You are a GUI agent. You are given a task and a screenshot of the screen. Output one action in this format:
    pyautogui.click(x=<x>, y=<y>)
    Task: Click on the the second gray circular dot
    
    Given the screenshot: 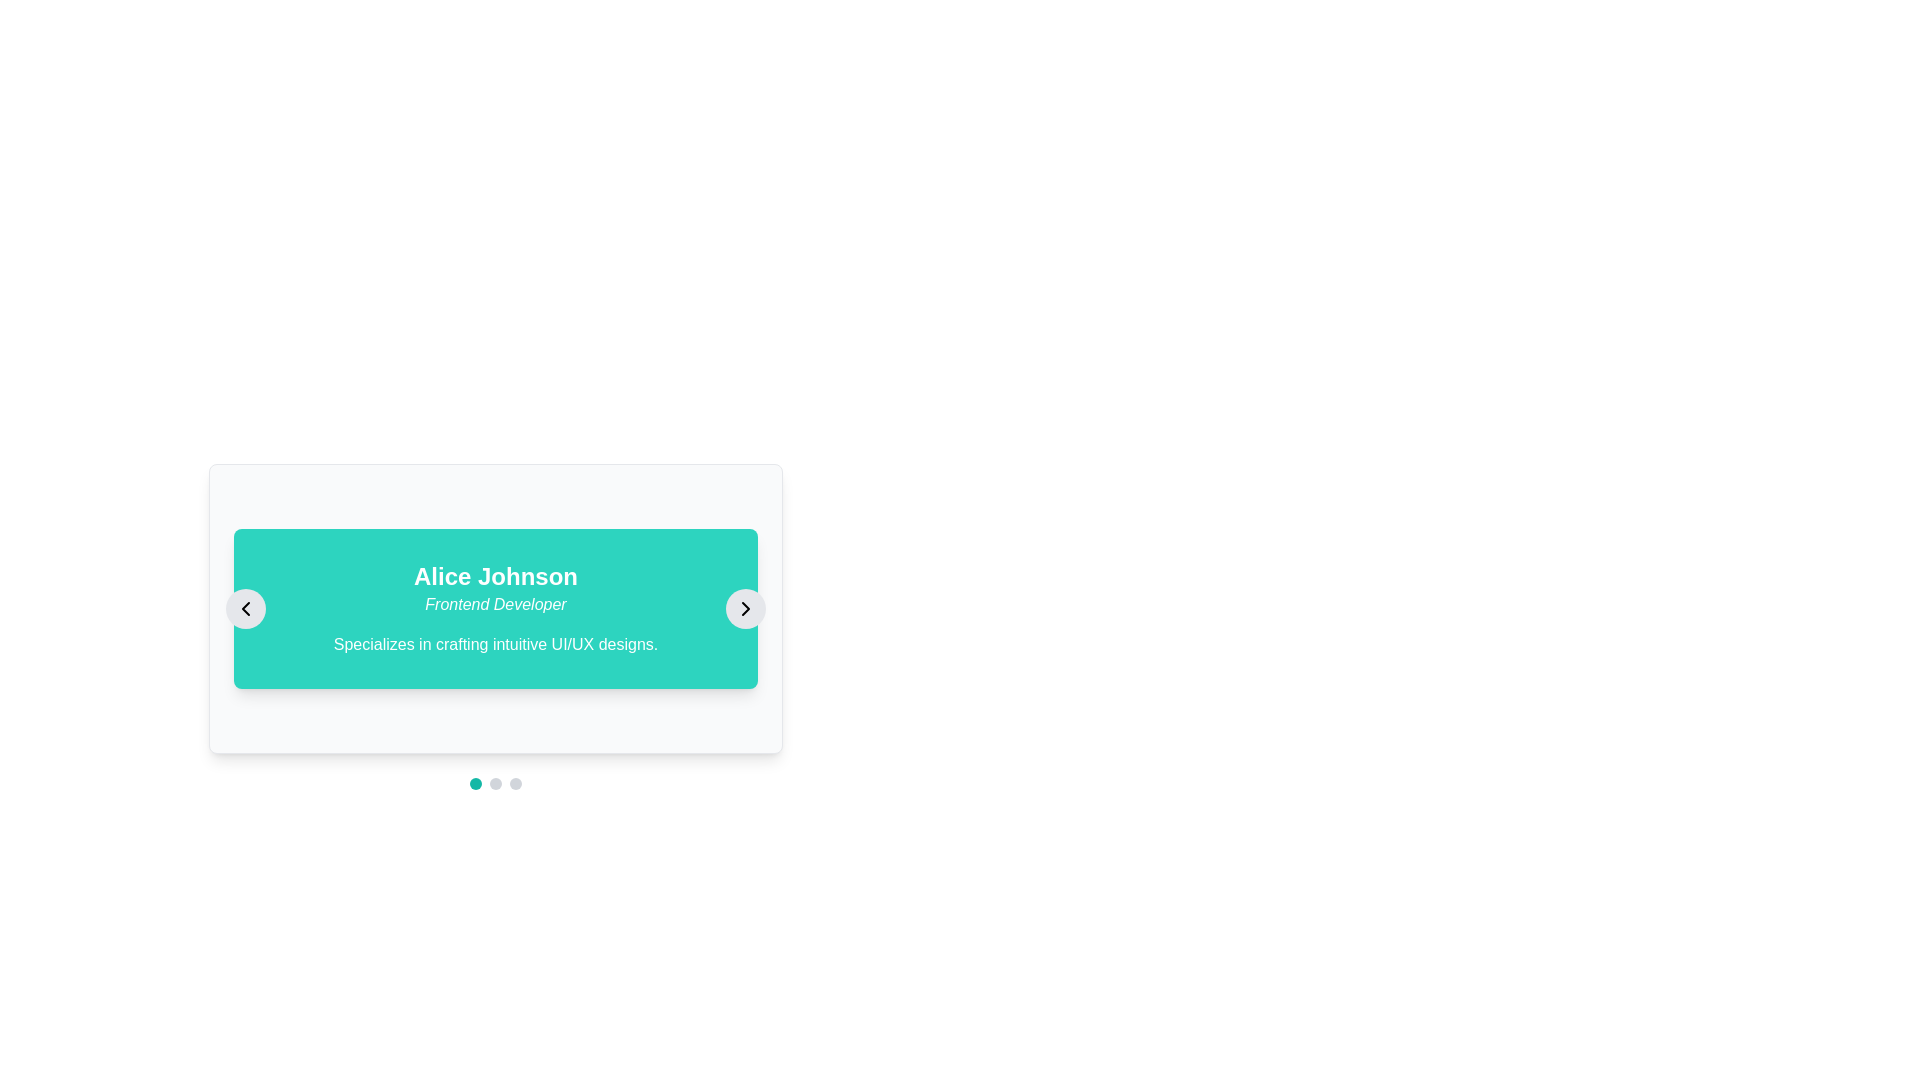 What is the action you would take?
    pyautogui.click(x=495, y=782)
    